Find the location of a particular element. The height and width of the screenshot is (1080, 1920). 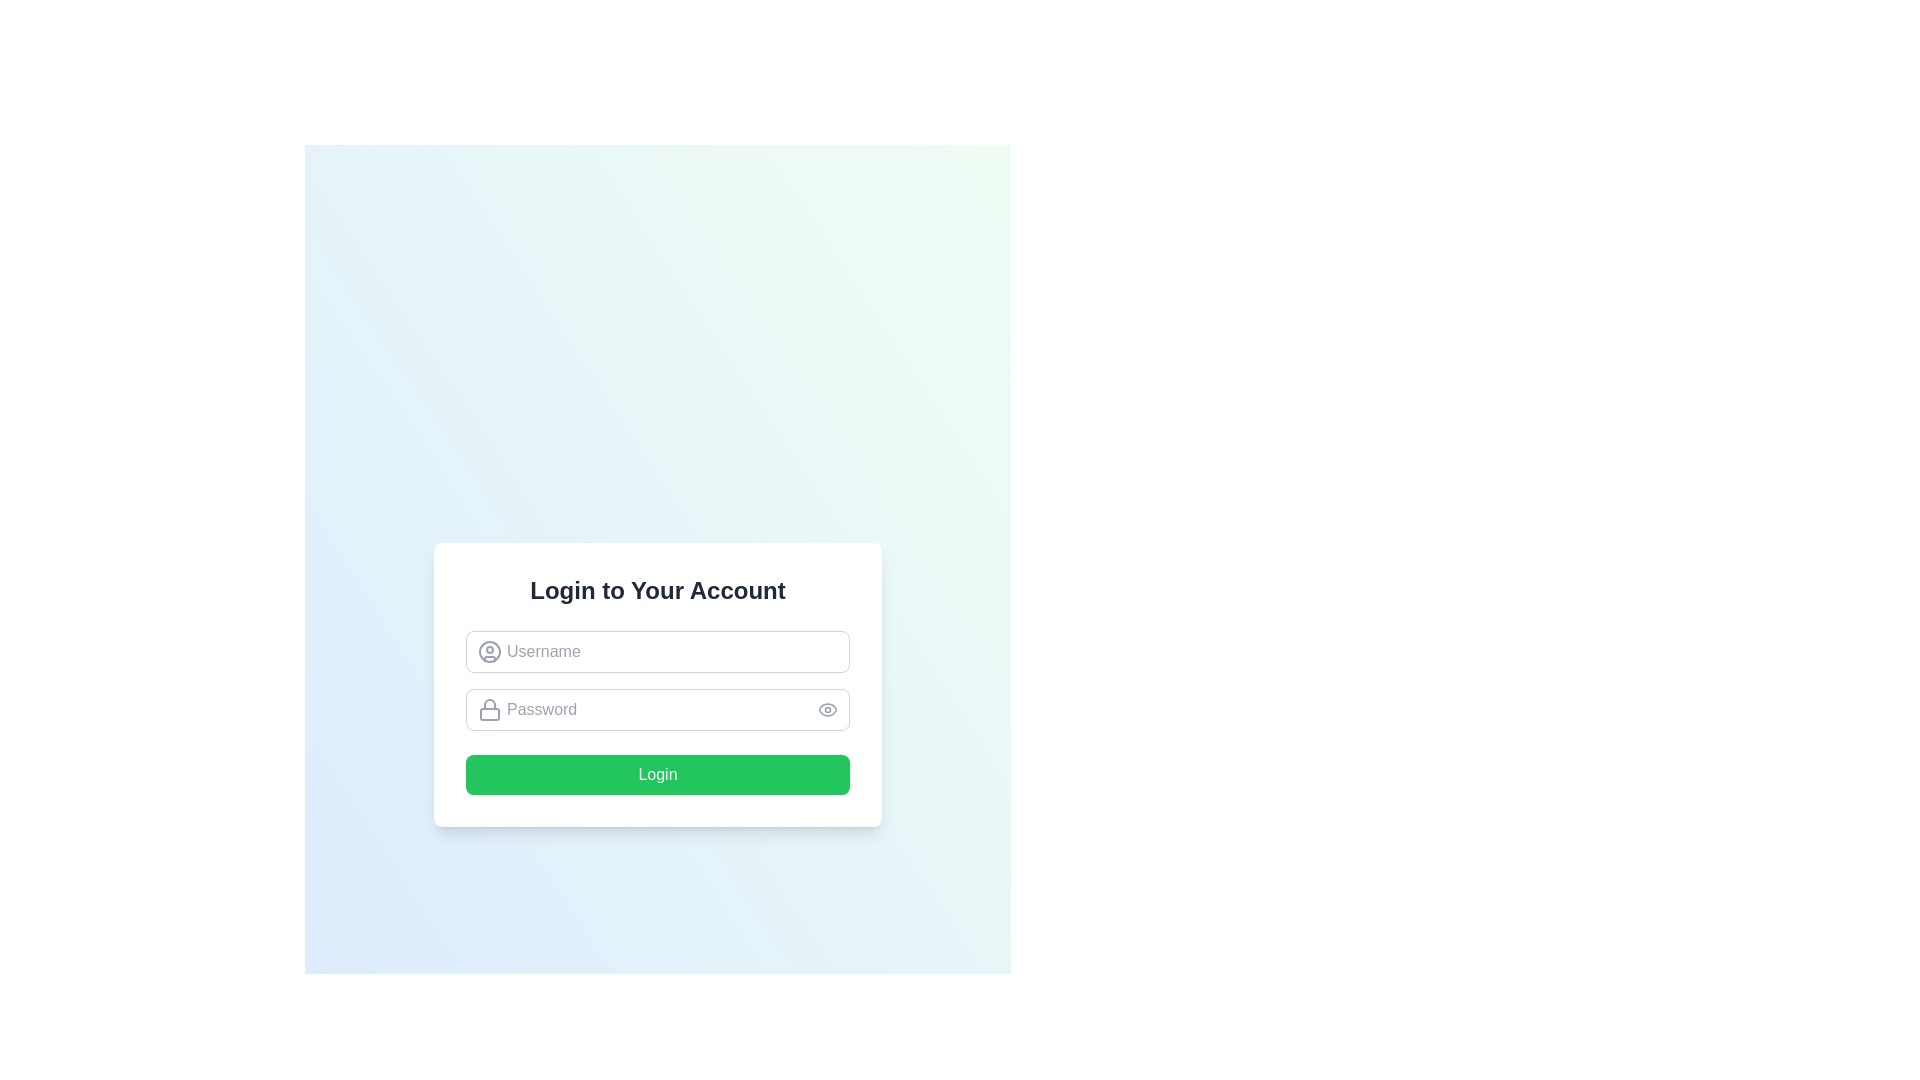

the green 'Login' button at the bottom center of the form layout to initiate the login process is located at coordinates (657, 774).